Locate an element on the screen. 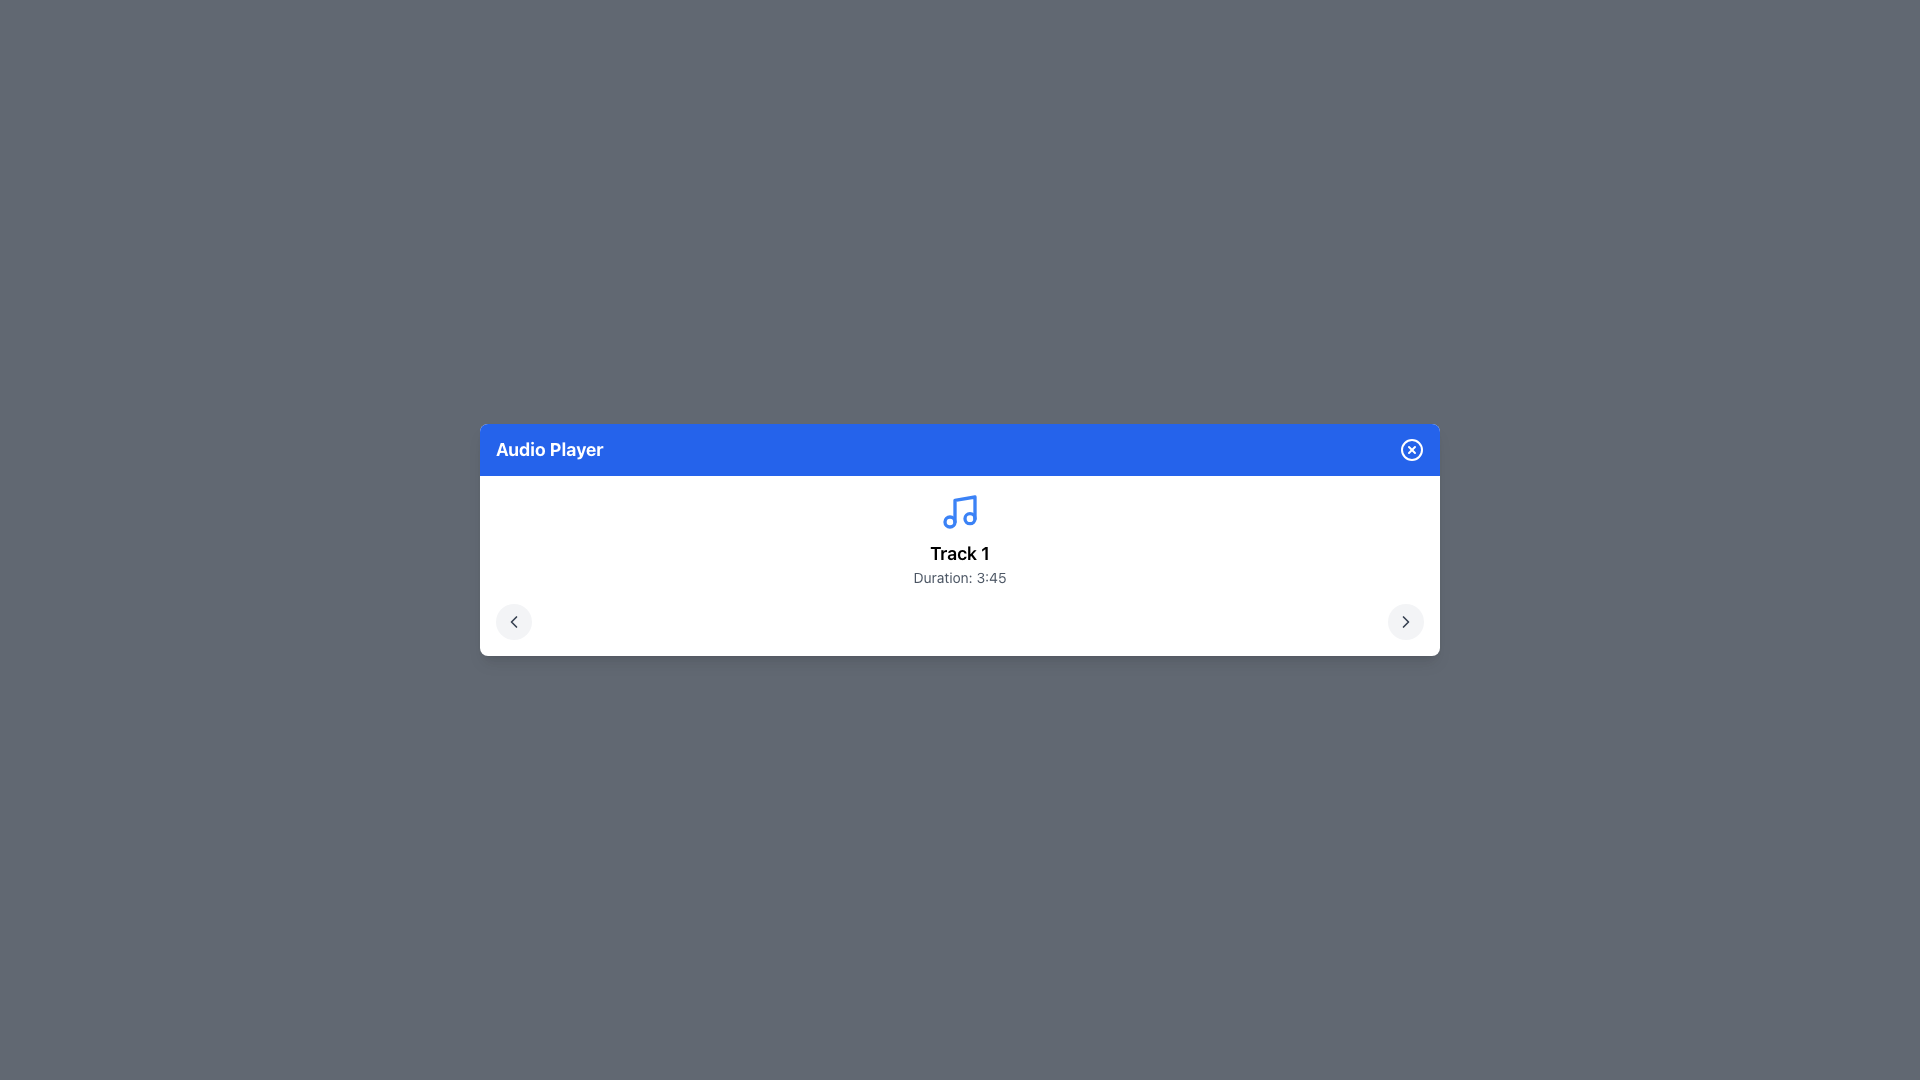 Image resolution: width=1920 pixels, height=1080 pixels. the circle icon element within the SVG that visually represents a component of the music icon, located in the upper-right area of the music icon is located at coordinates (969, 516).